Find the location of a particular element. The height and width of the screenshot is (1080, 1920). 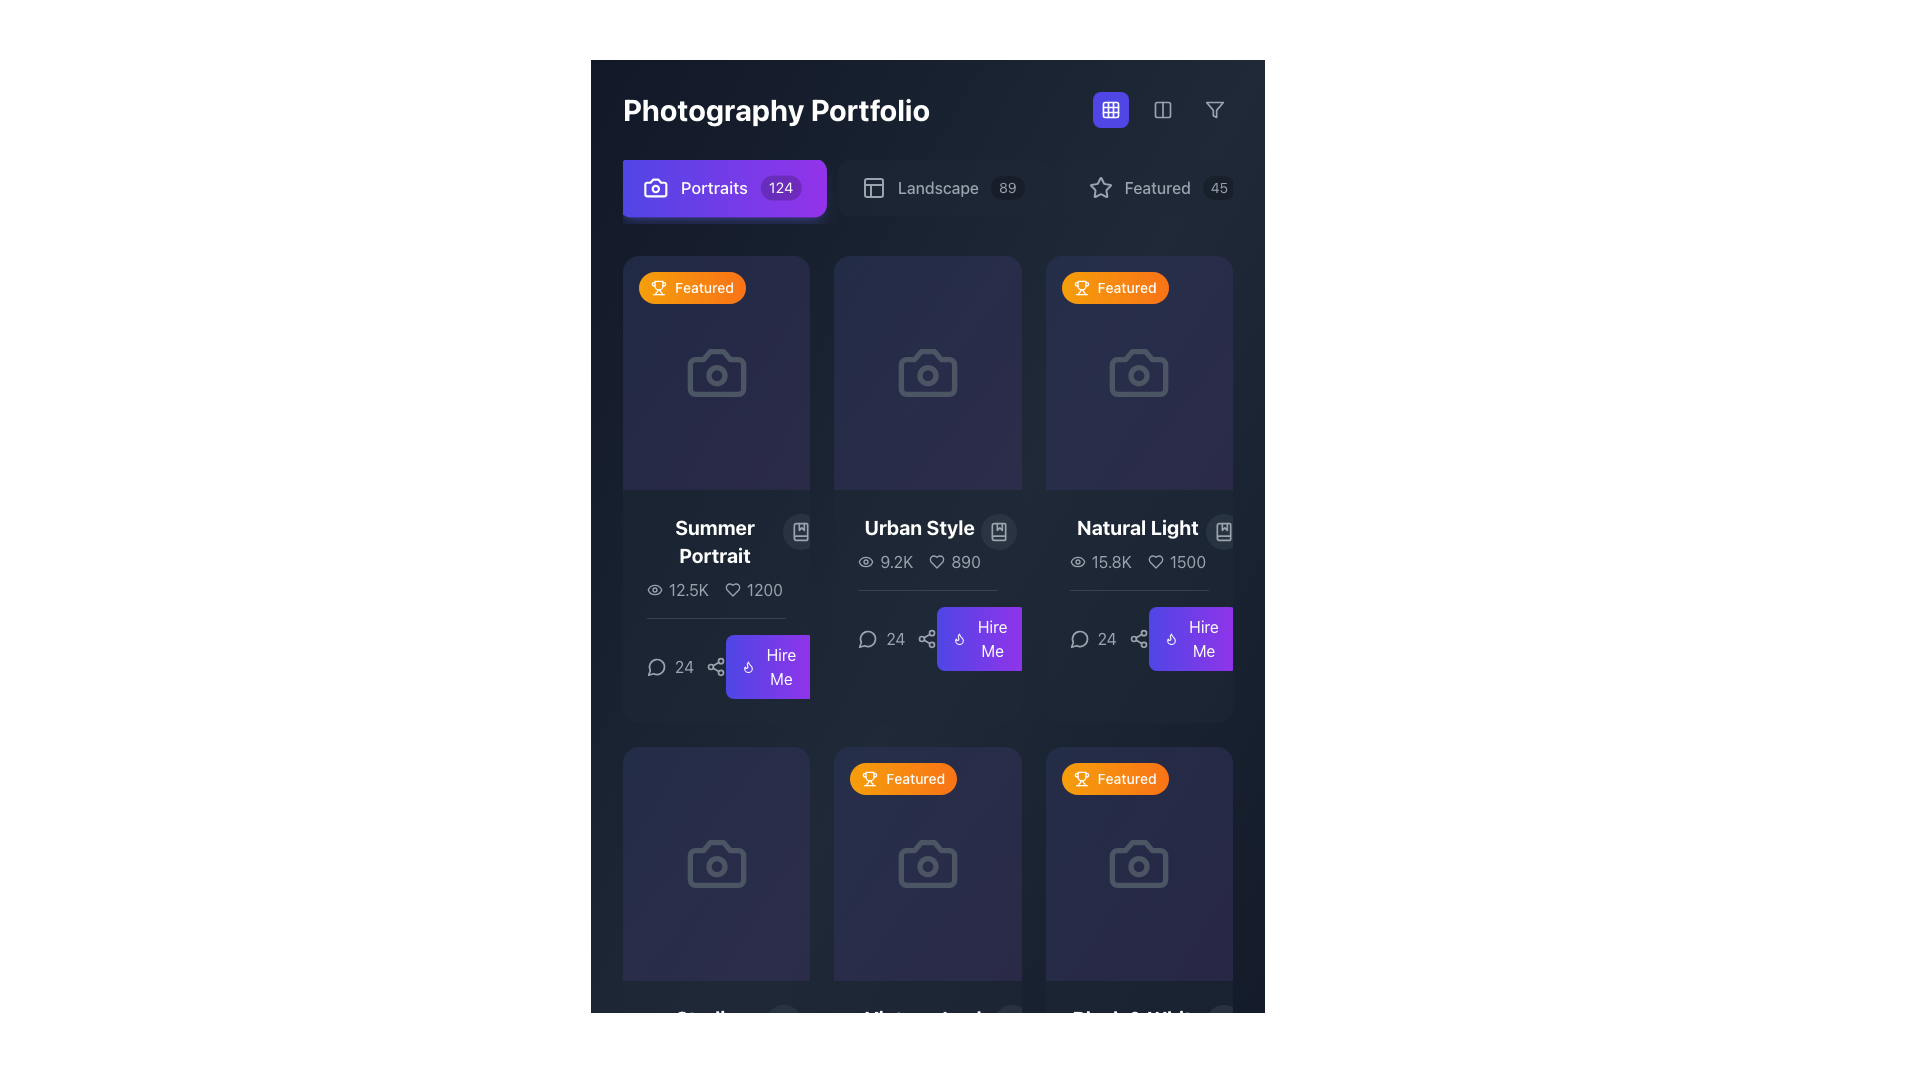

the camera icon located on the left side of the purple button labeled 'Portraits 124', which features a minimalistic design with sharp edges and a lens-like circle at its center is located at coordinates (655, 188).